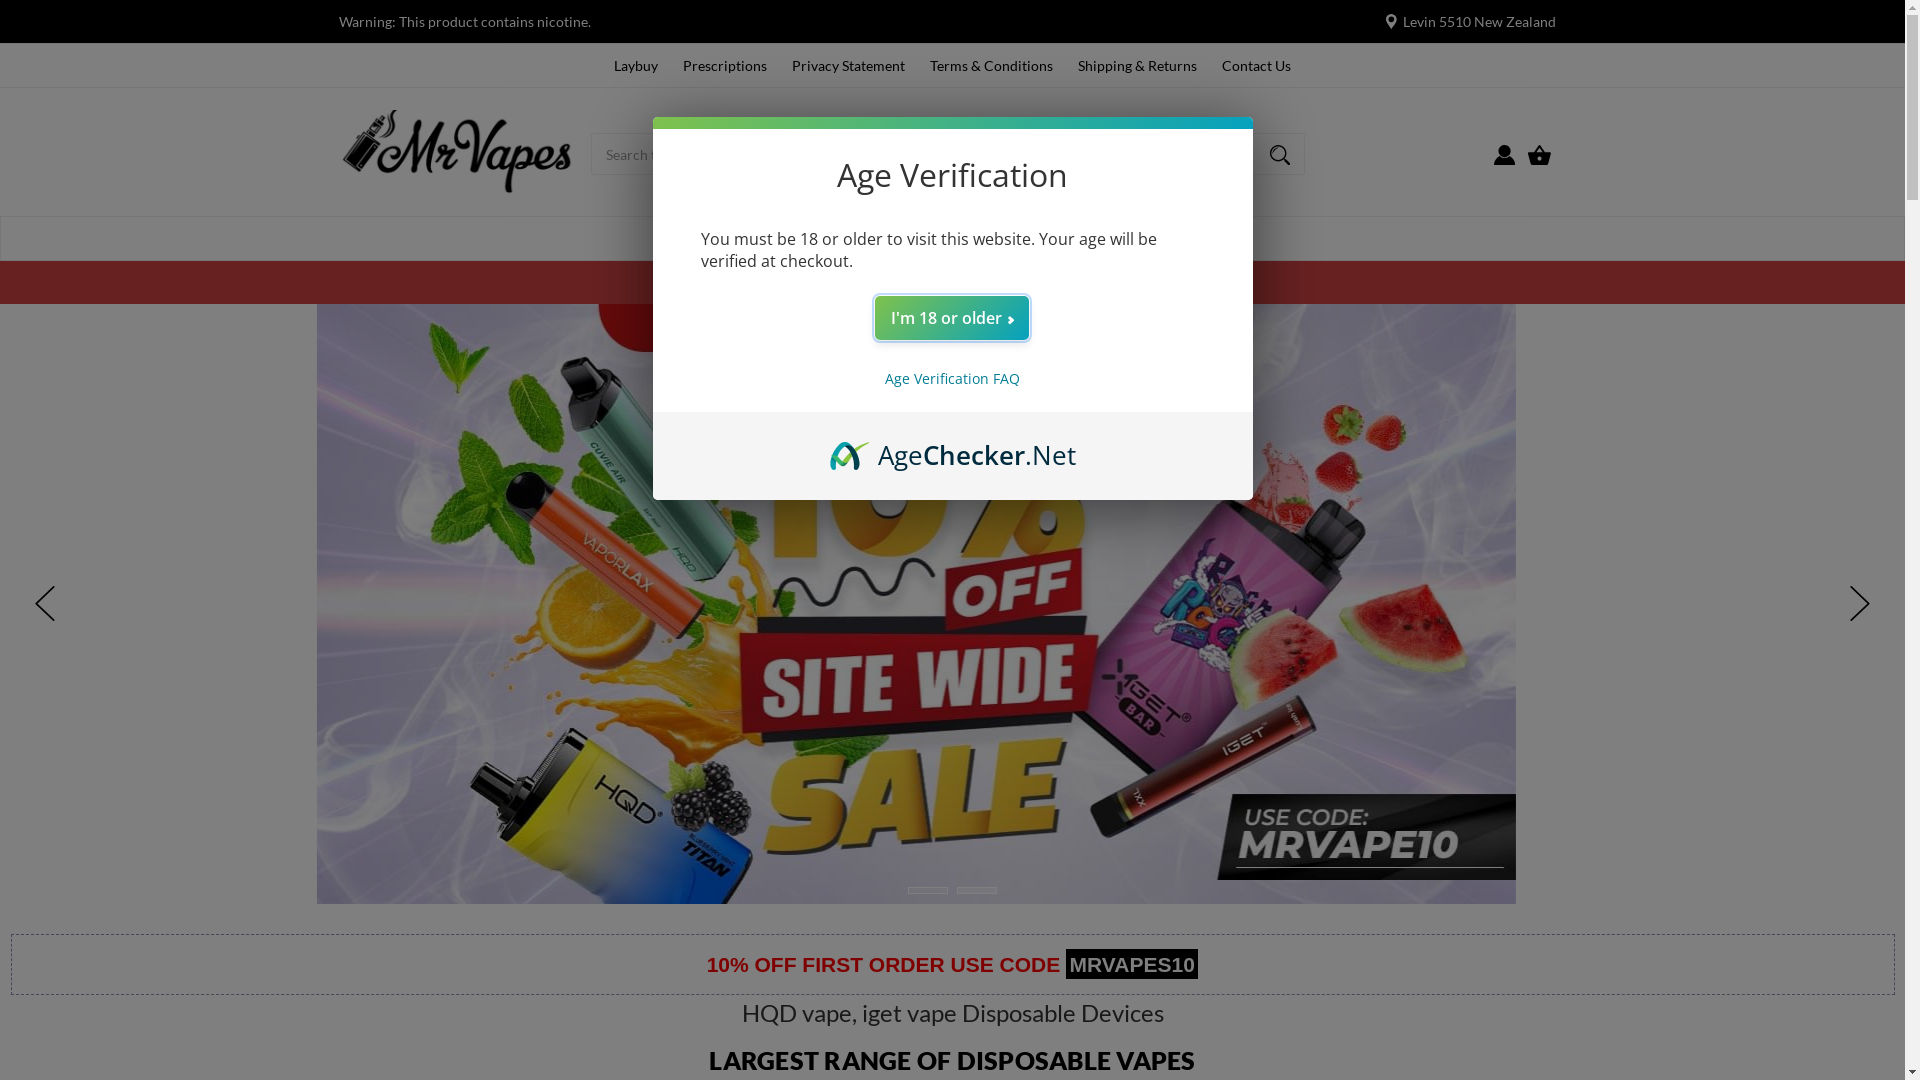  I want to click on 'hero-prev-arrow', so click(44, 603).